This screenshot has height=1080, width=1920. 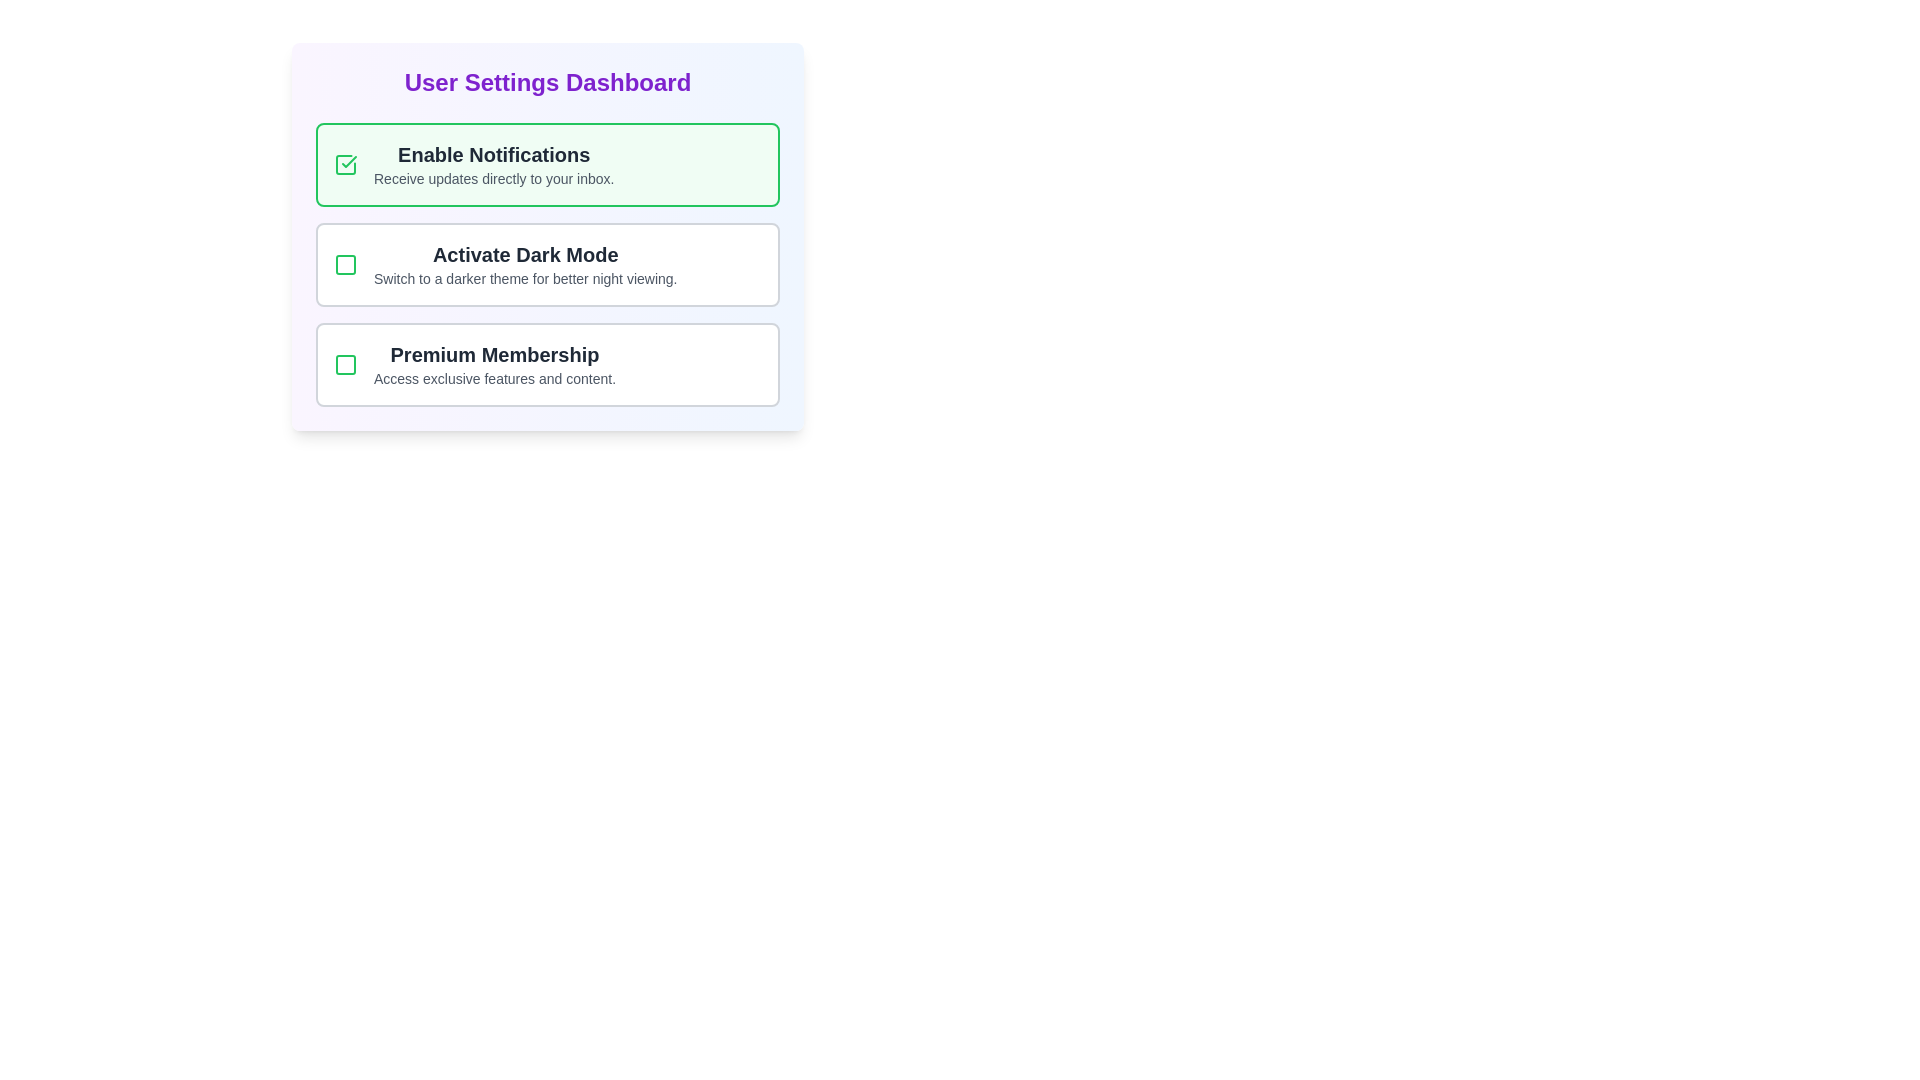 What do you see at coordinates (345, 365) in the screenshot?
I see `the 'Premium Membership' Checkbox located at the left side of the component, which is the third icon among similar icons on the page` at bounding box center [345, 365].